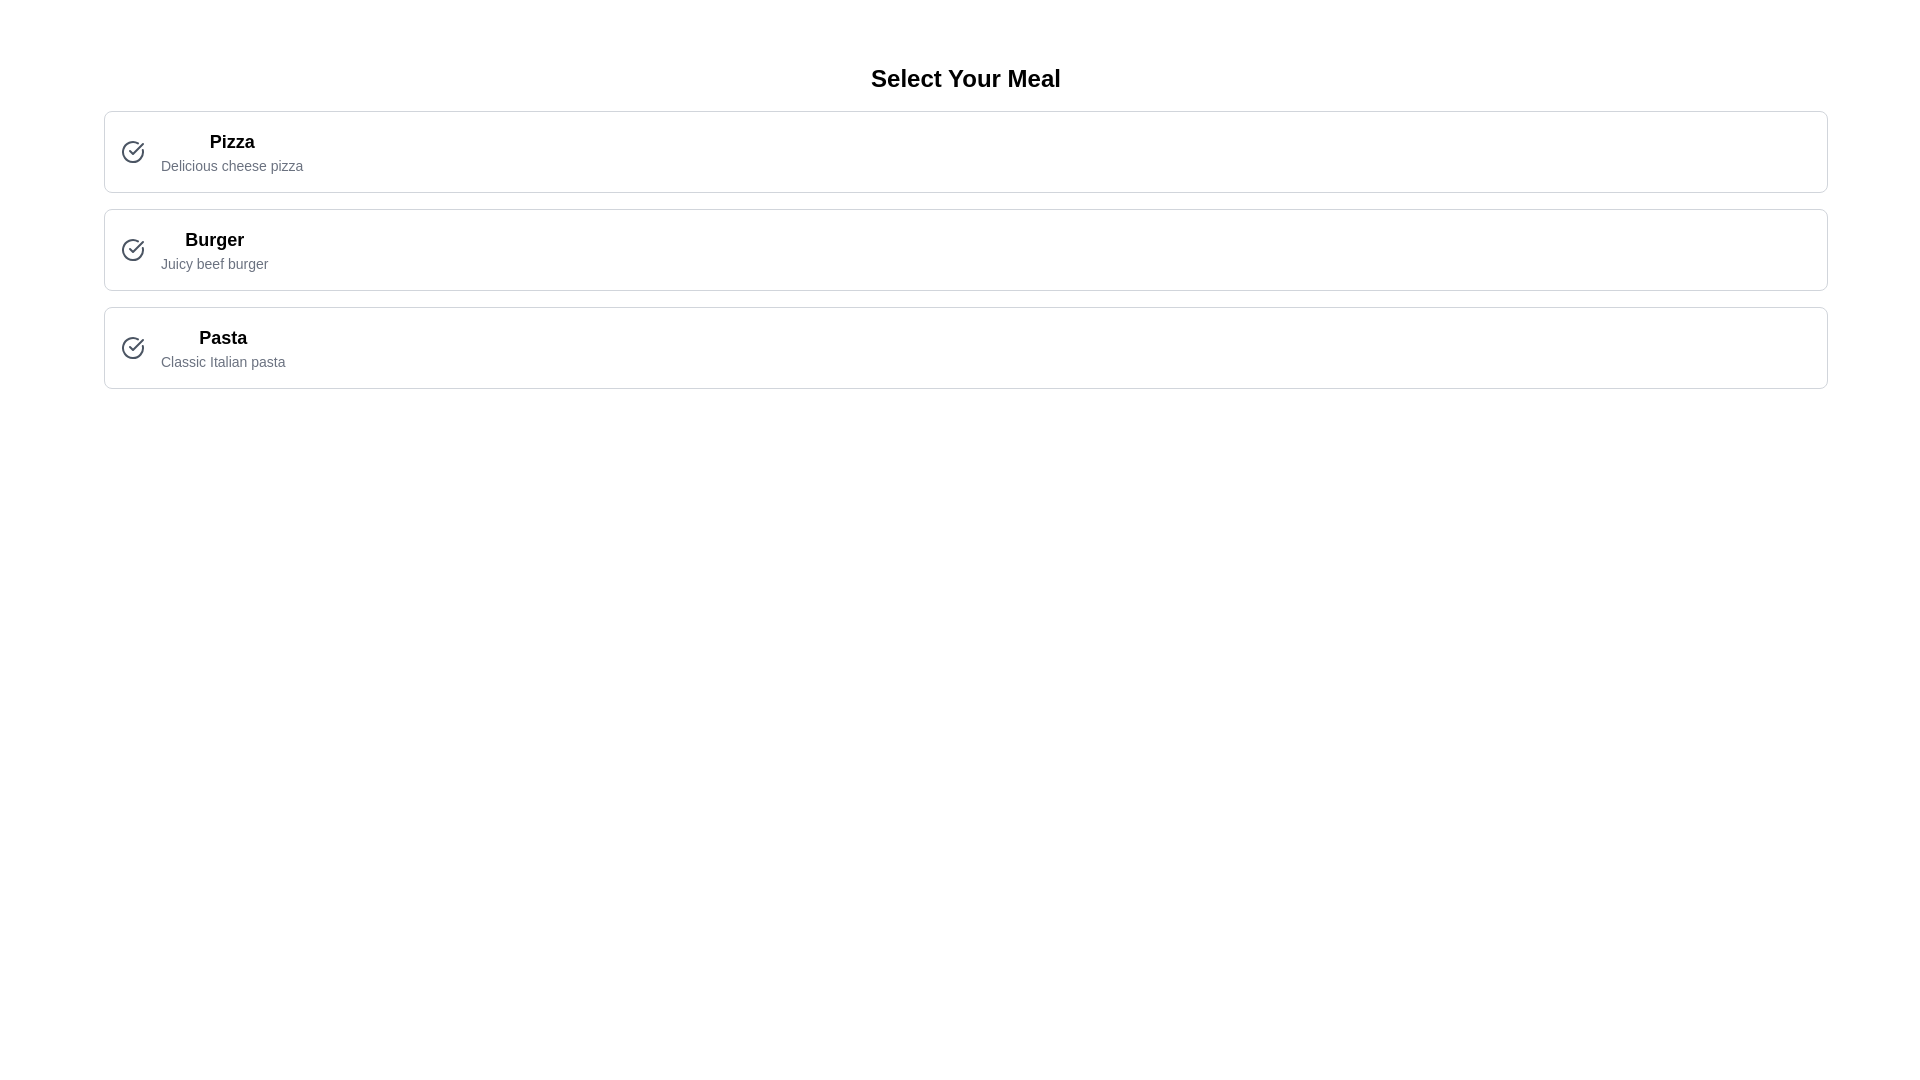  Describe the element at coordinates (965, 249) in the screenshot. I see `the second selectable list item, which represents the 'Juicy beef burger' option` at that location.